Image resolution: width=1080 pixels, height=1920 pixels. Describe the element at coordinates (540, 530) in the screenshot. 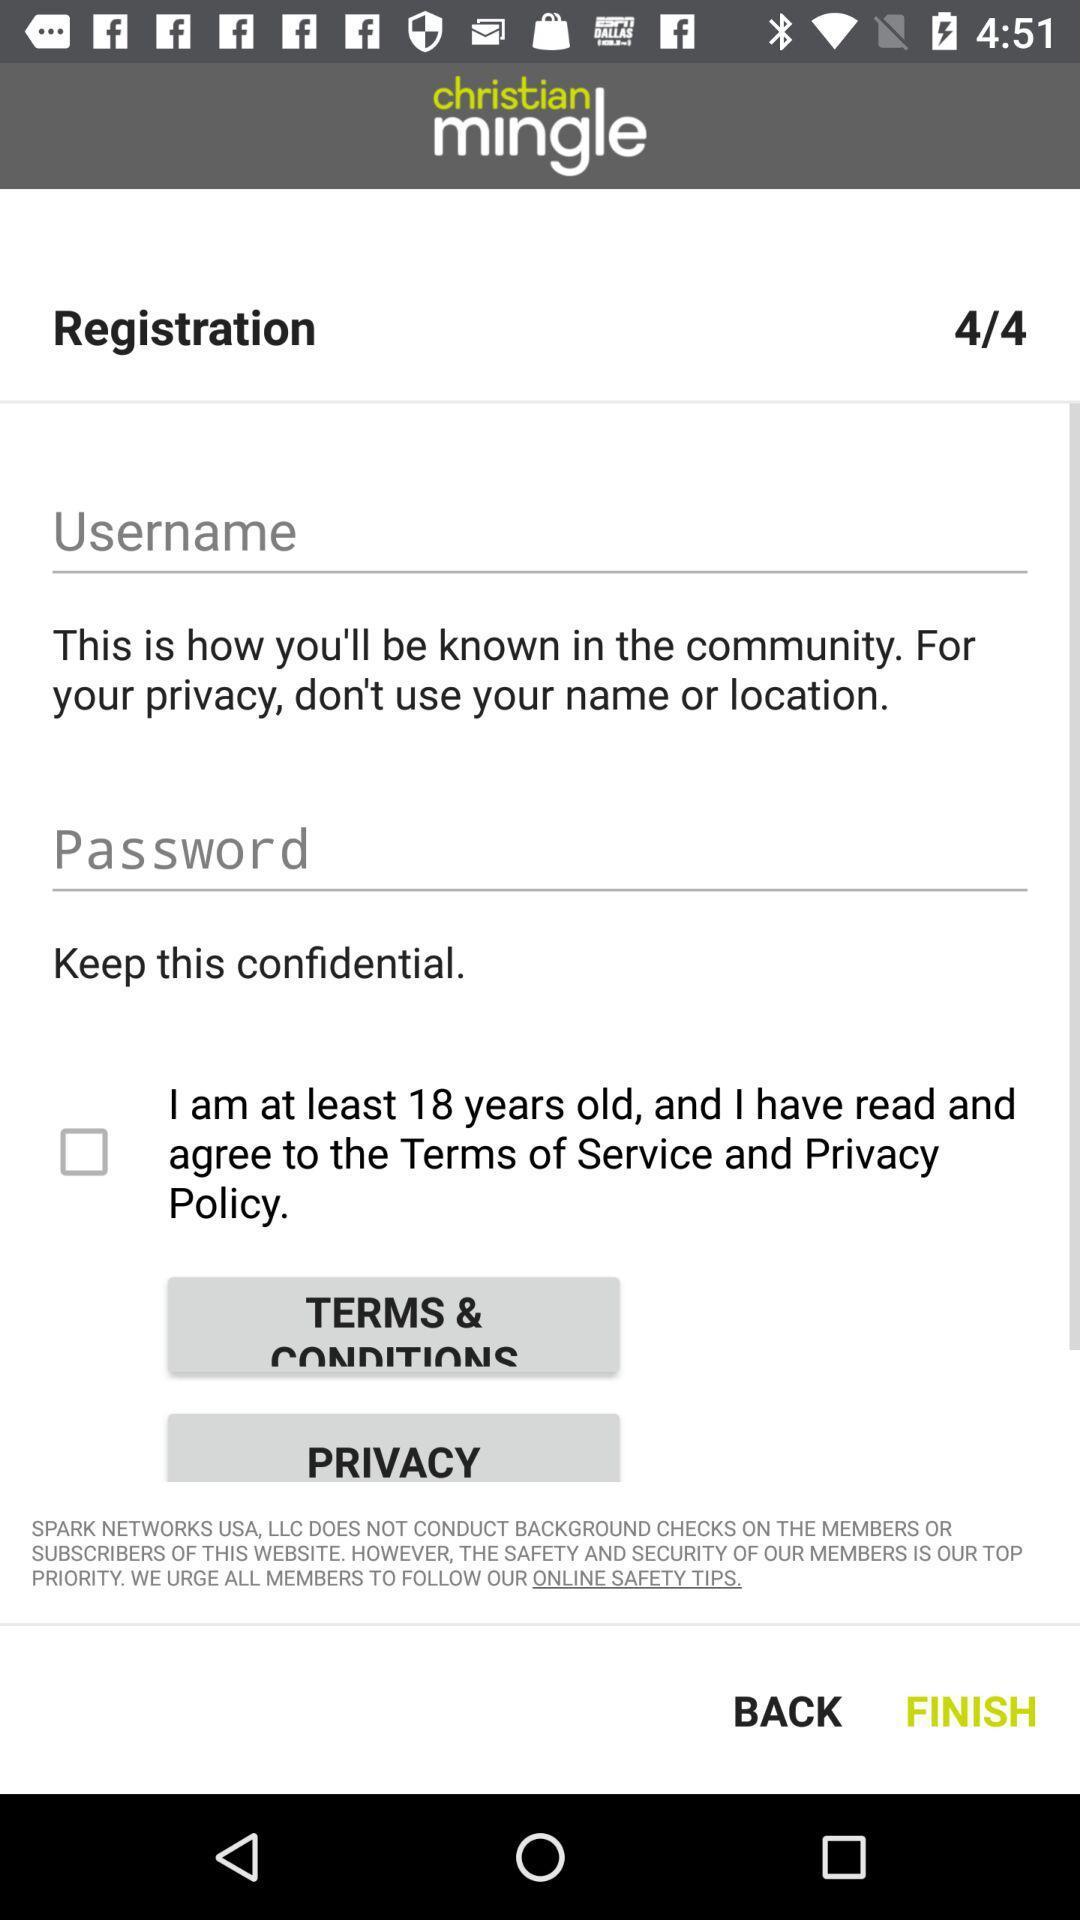

I see `new username` at that location.